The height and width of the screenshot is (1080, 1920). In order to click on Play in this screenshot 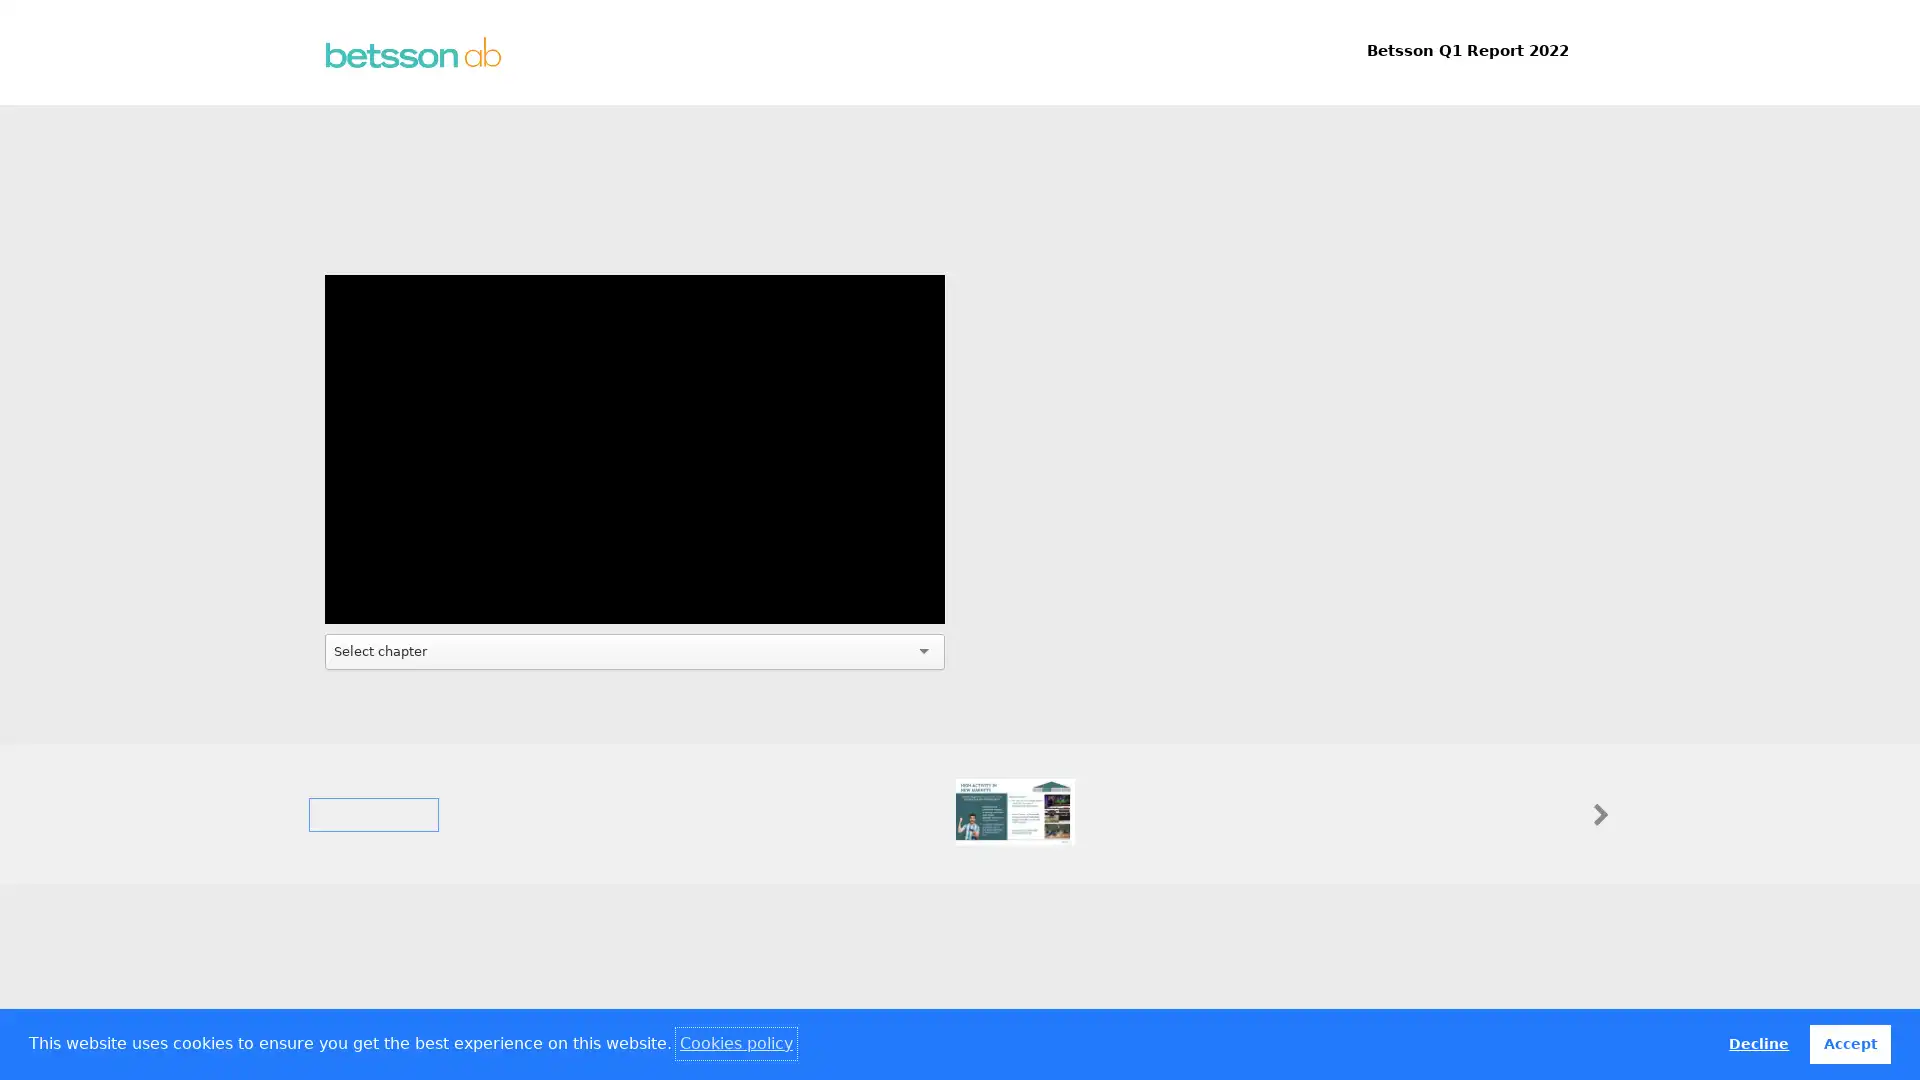, I will do `click(637, 452)`.